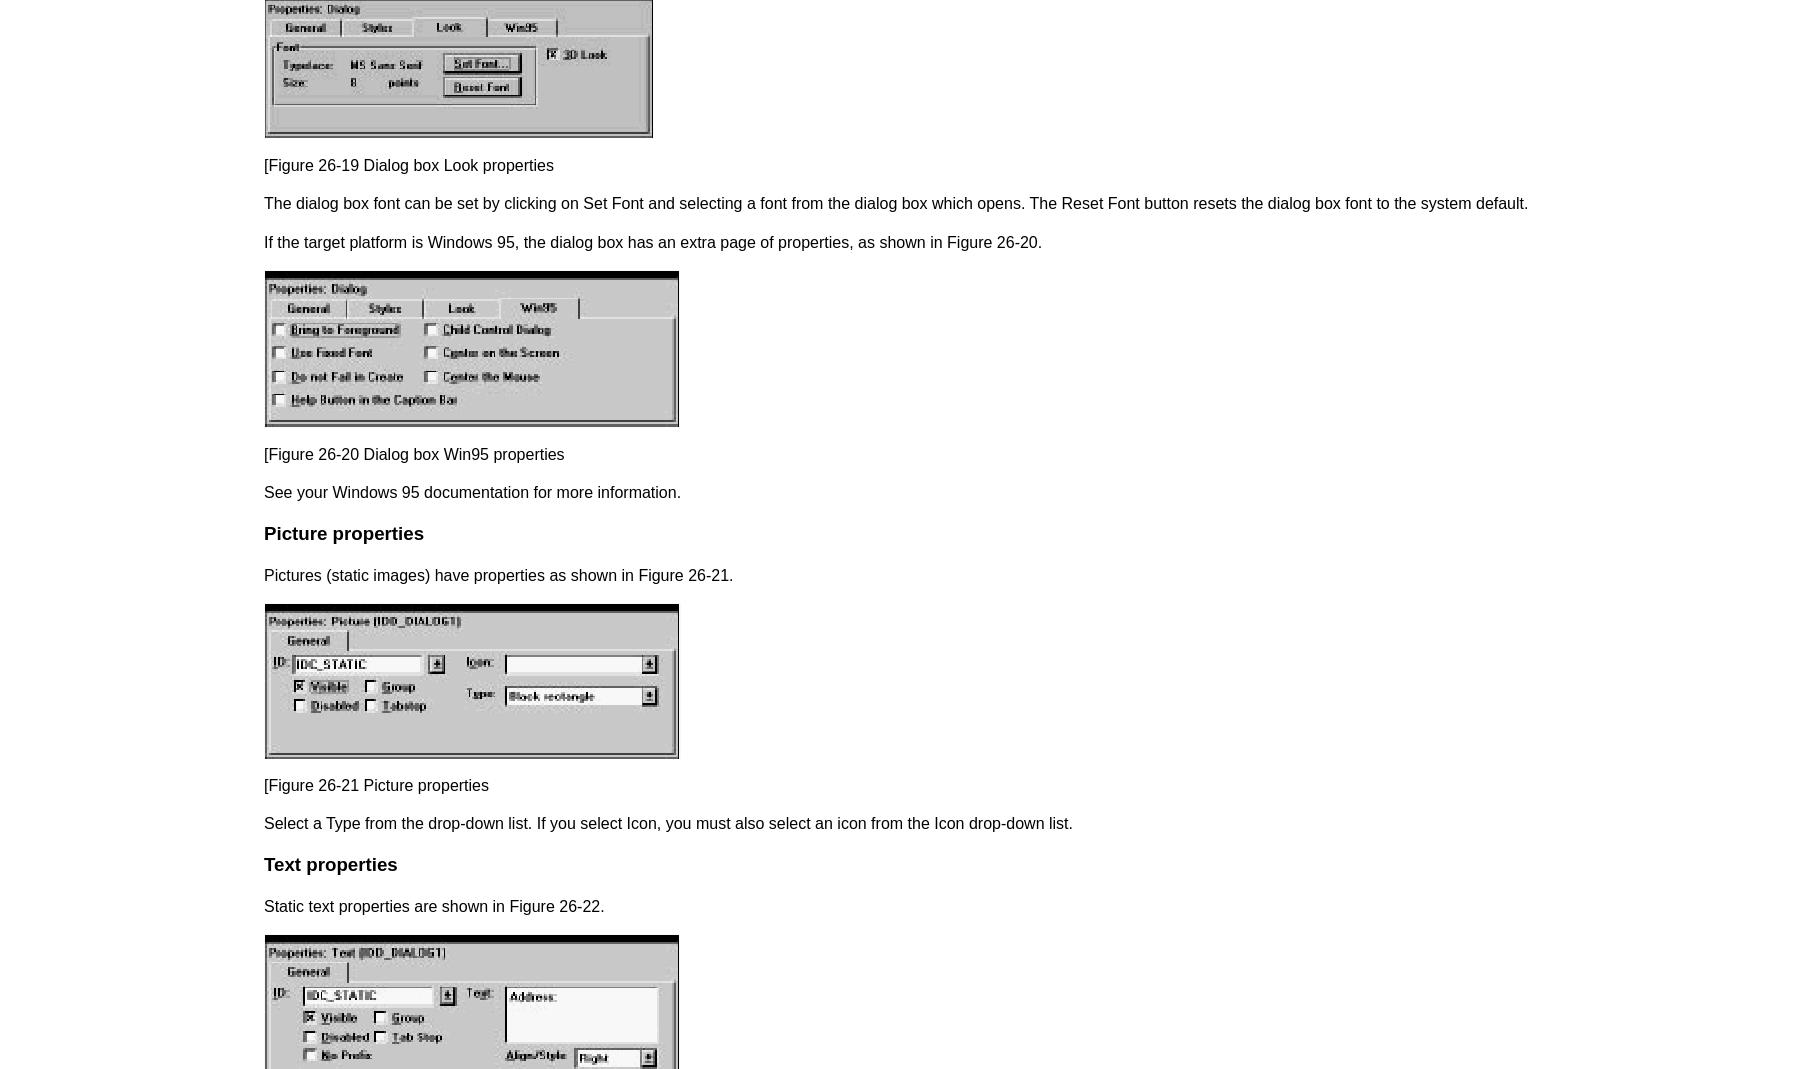 Image resolution: width=1800 pixels, height=1069 pixels. Describe the element at coordinates (263, 784) in the screenshot. I see `'[Figure 26-21 Picture properties'` at that location.